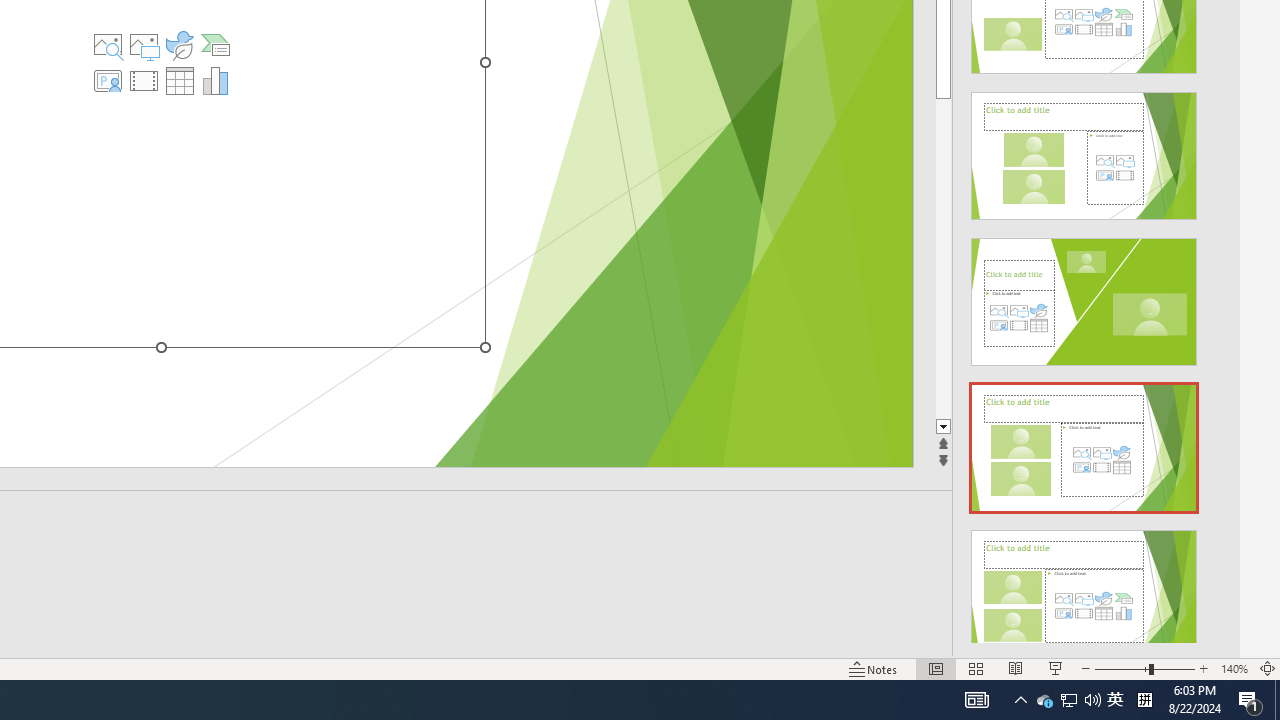 This screenshot has height=720, width=1280. What do you see at coordinates (215, 45) in the screenshot?
I see `'Insert a SmartArt Graphic'` at bounding box center [215, 45].